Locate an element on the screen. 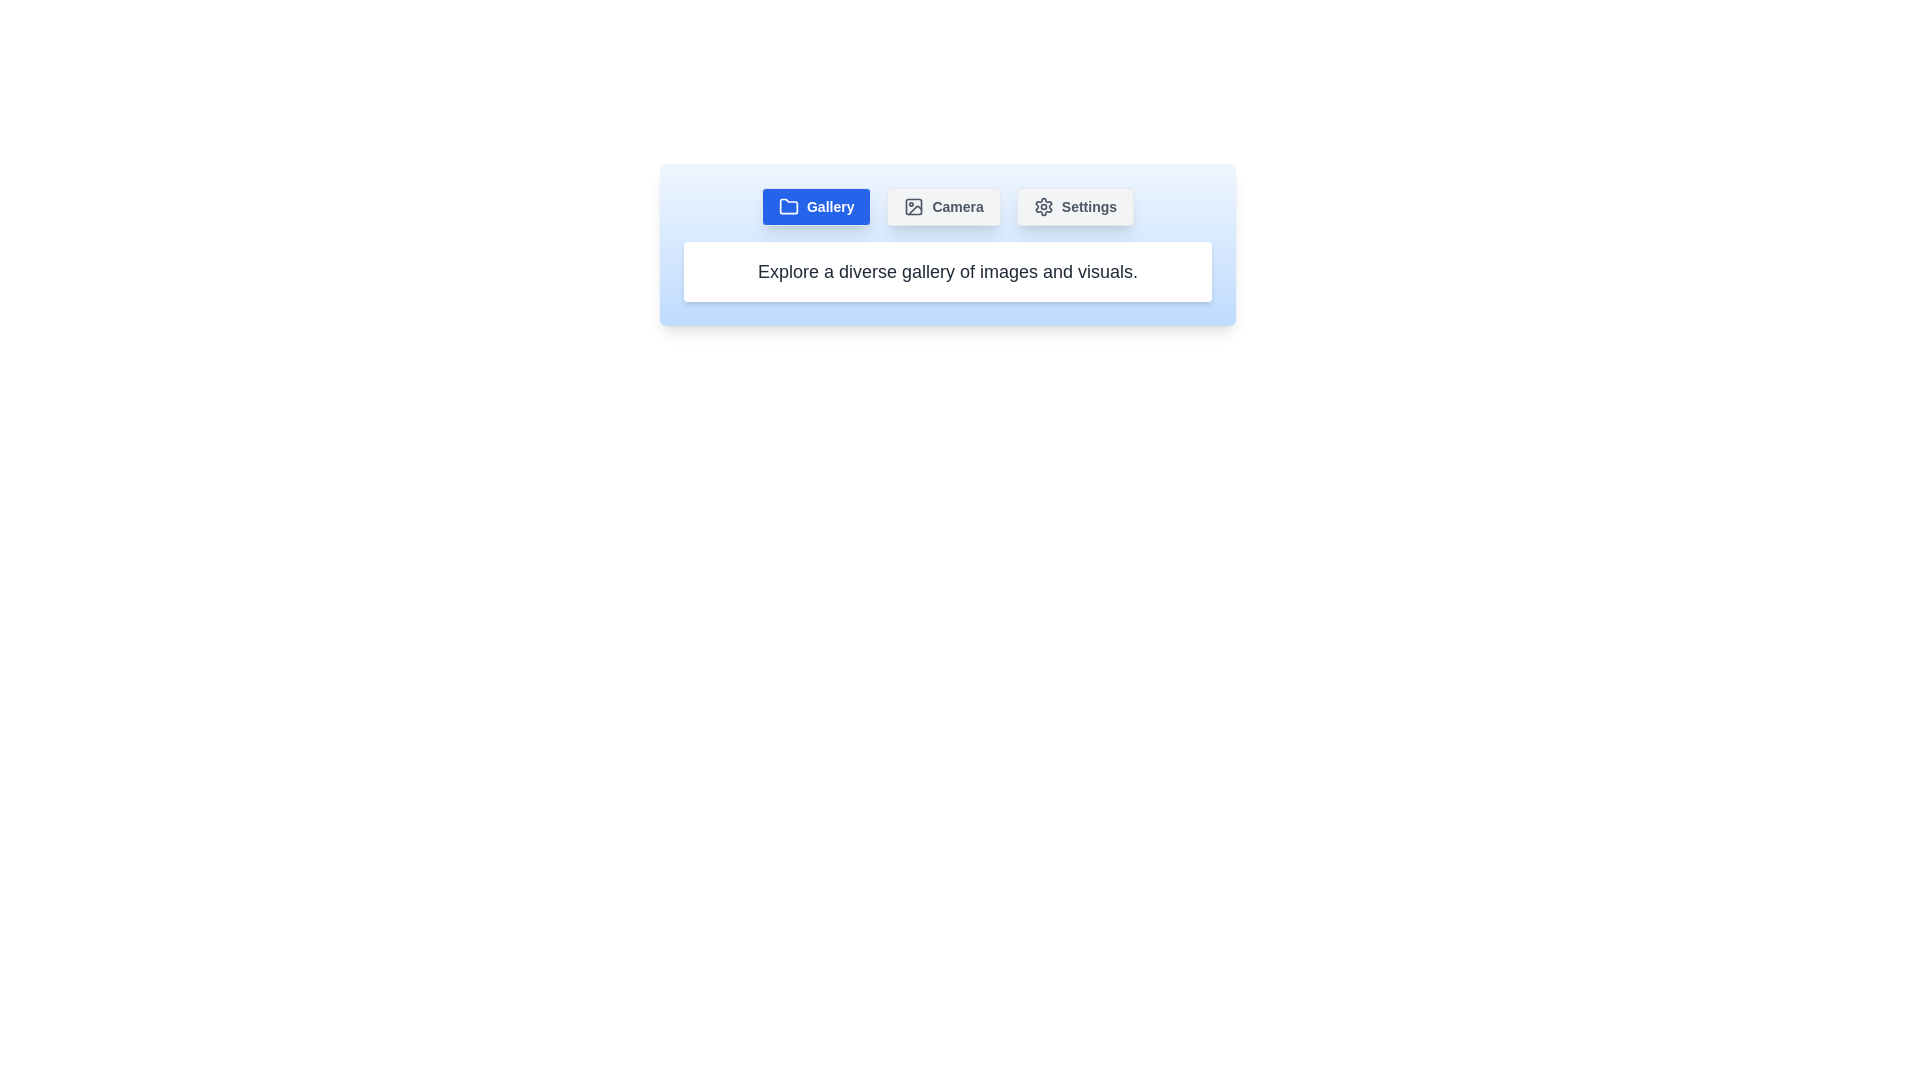 This screenshot has width=1920, height=1080. the text block that displays the phrase 'Explore a diverse gallery of images and visuals.' which is styled in a large, medium-weight typeface with dark gray color on a white background, located below the buttons labeled 'Gallery,' 'Camera,' and 'Settings.' is located at coordinates (947, 272).